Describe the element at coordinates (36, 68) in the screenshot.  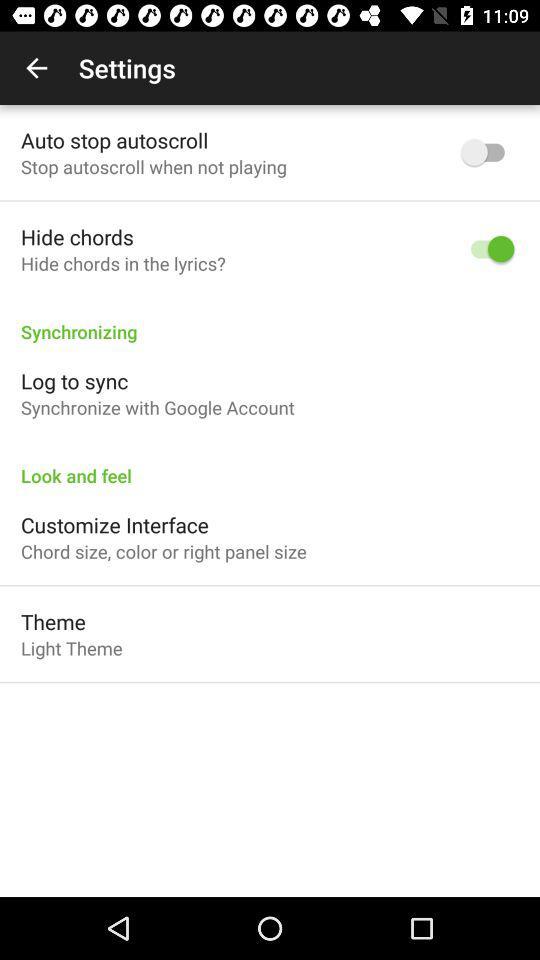
I see `the item to the left of the settings` at that location.